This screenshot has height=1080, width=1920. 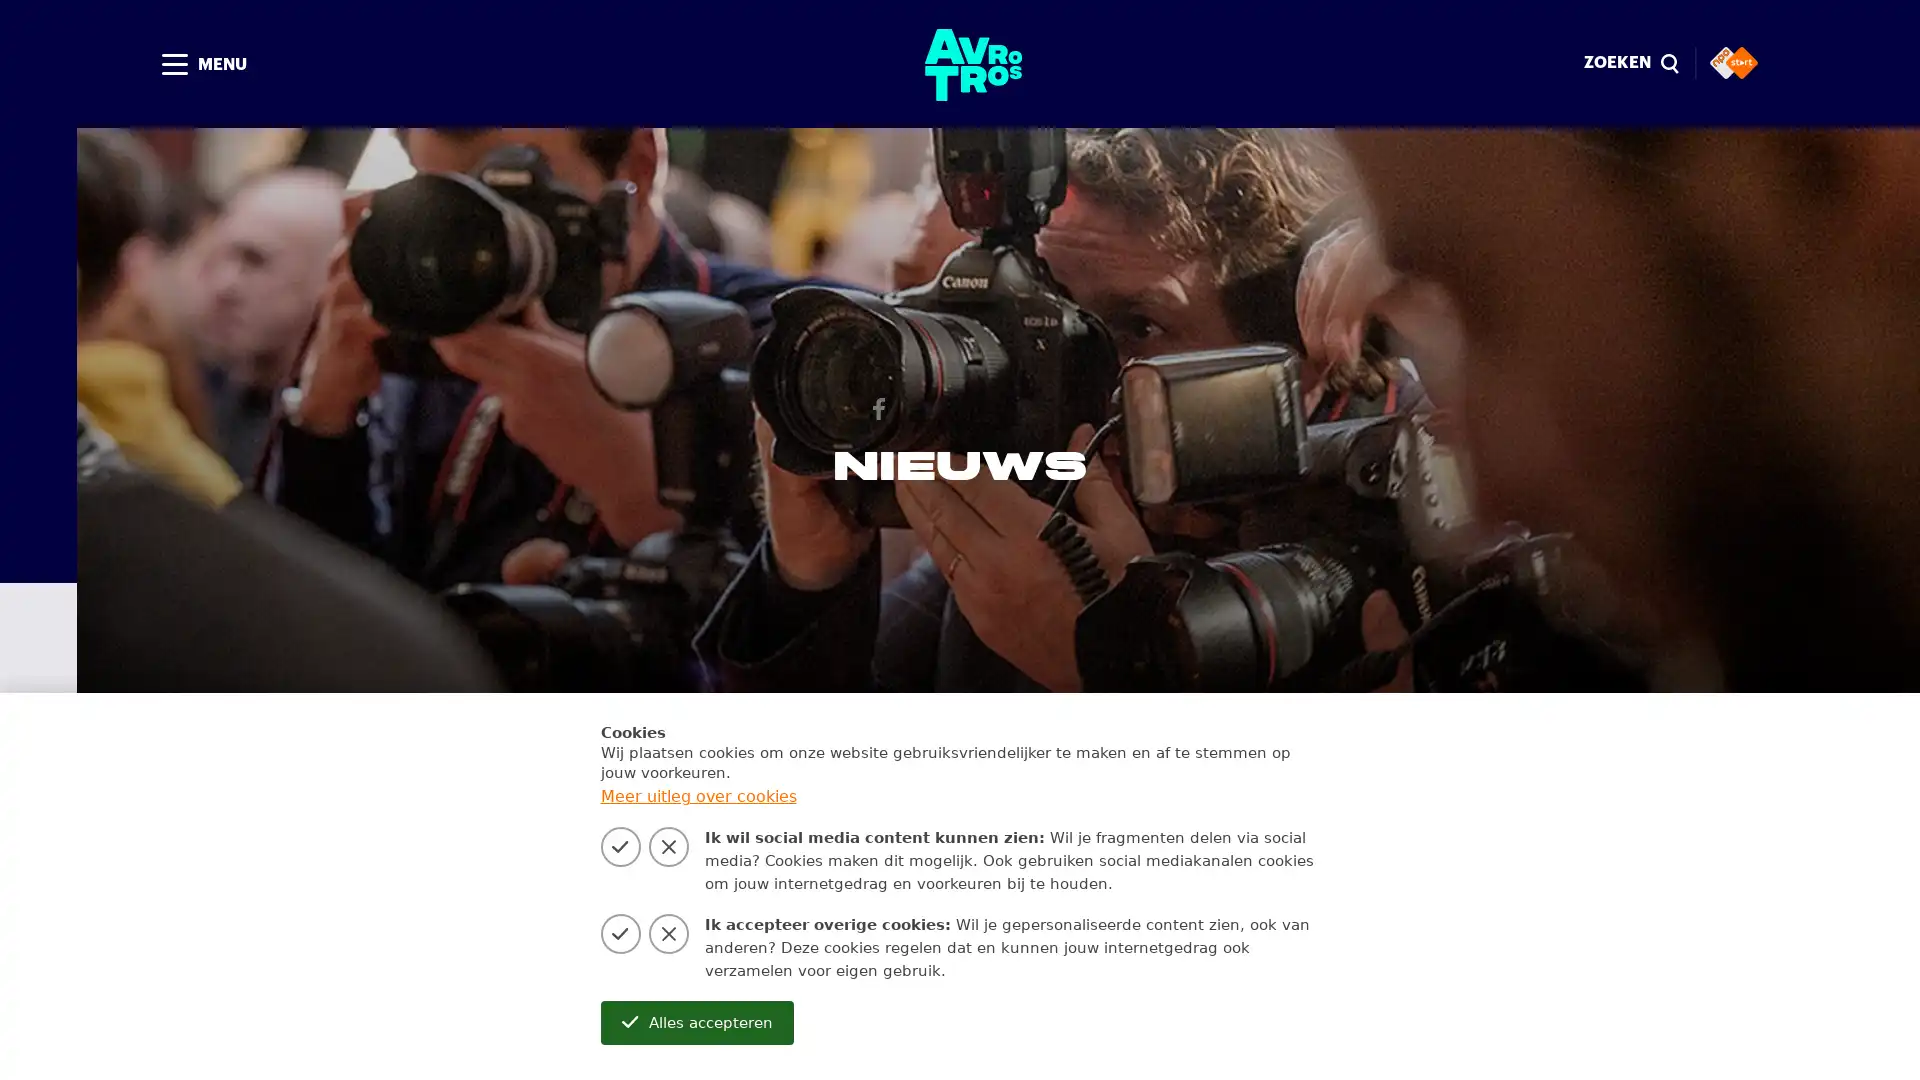 What do you see at coordinates (1630, 63) in the screenshot?
I see `ZOEKEN magnify` at bounding box center [1630, 63].